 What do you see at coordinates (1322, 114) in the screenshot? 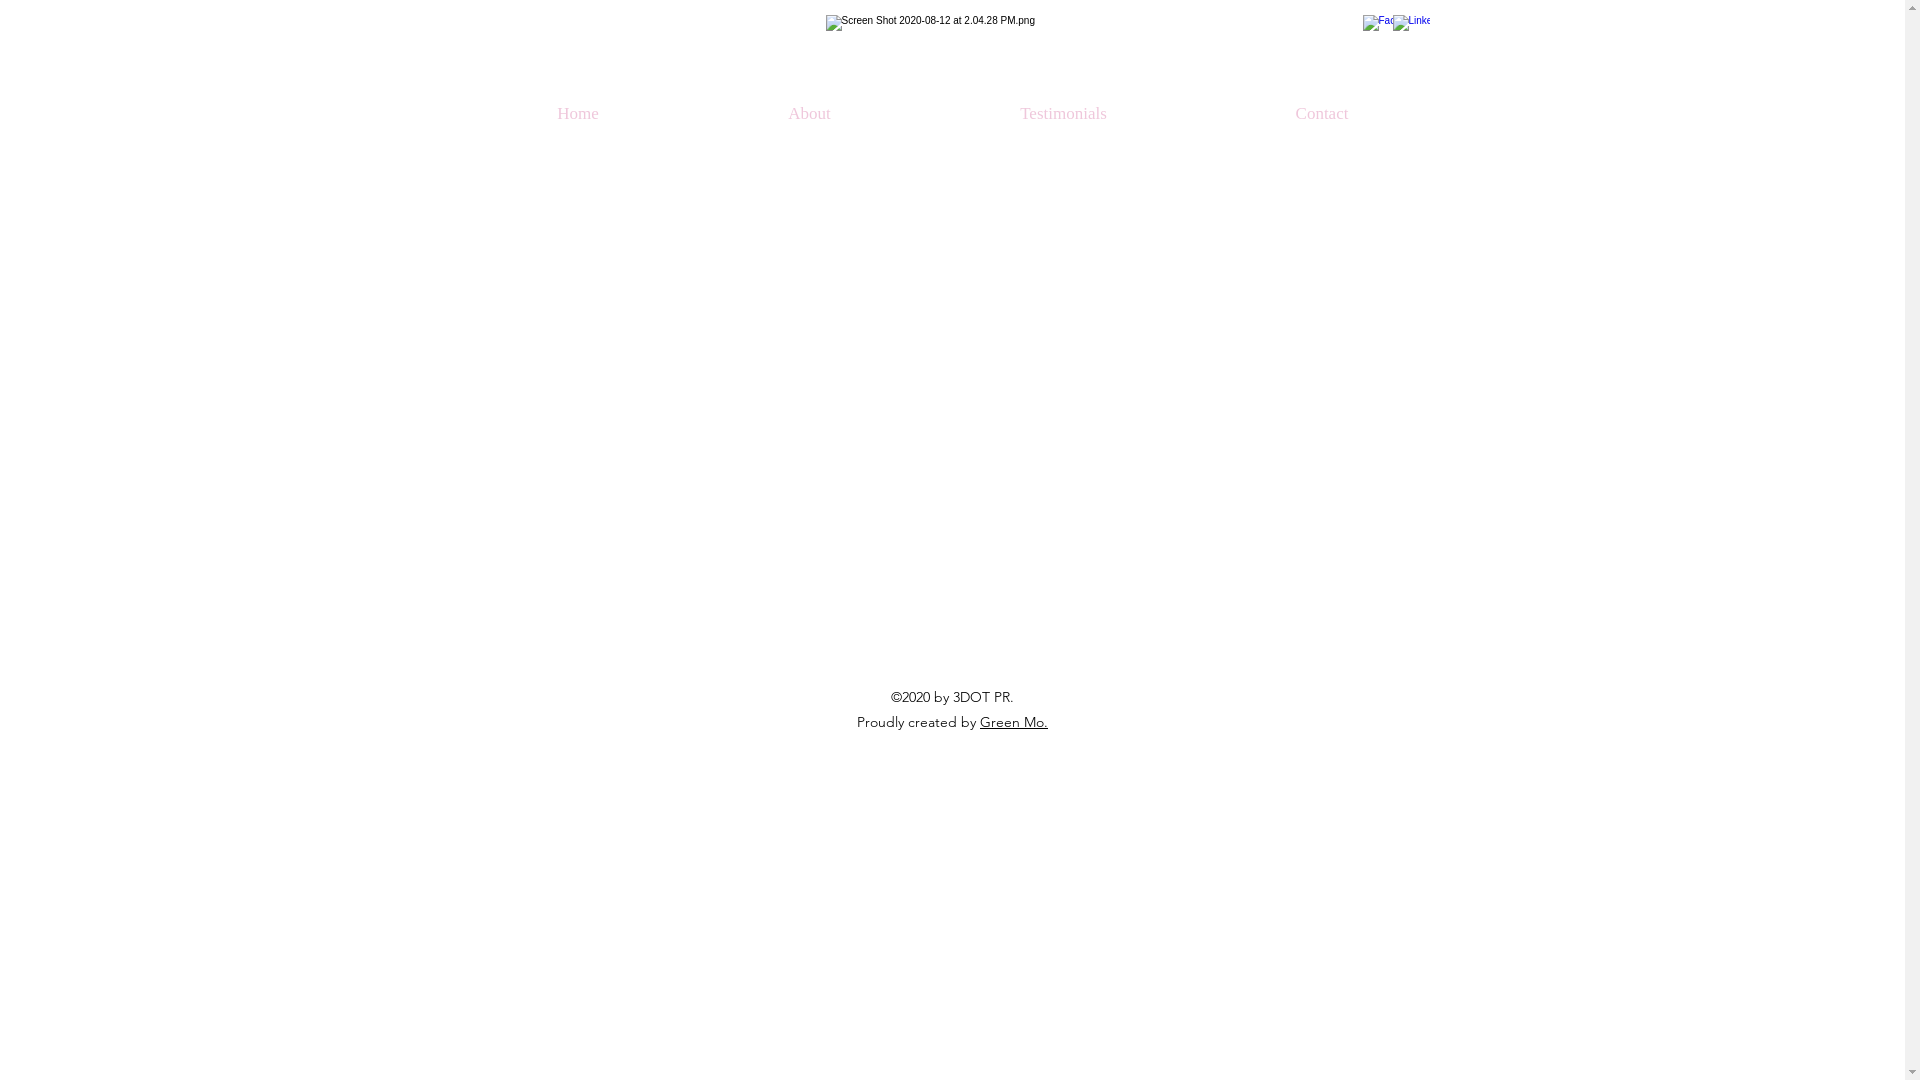
I see `'Contact'` at bounding box center [1322, 114].